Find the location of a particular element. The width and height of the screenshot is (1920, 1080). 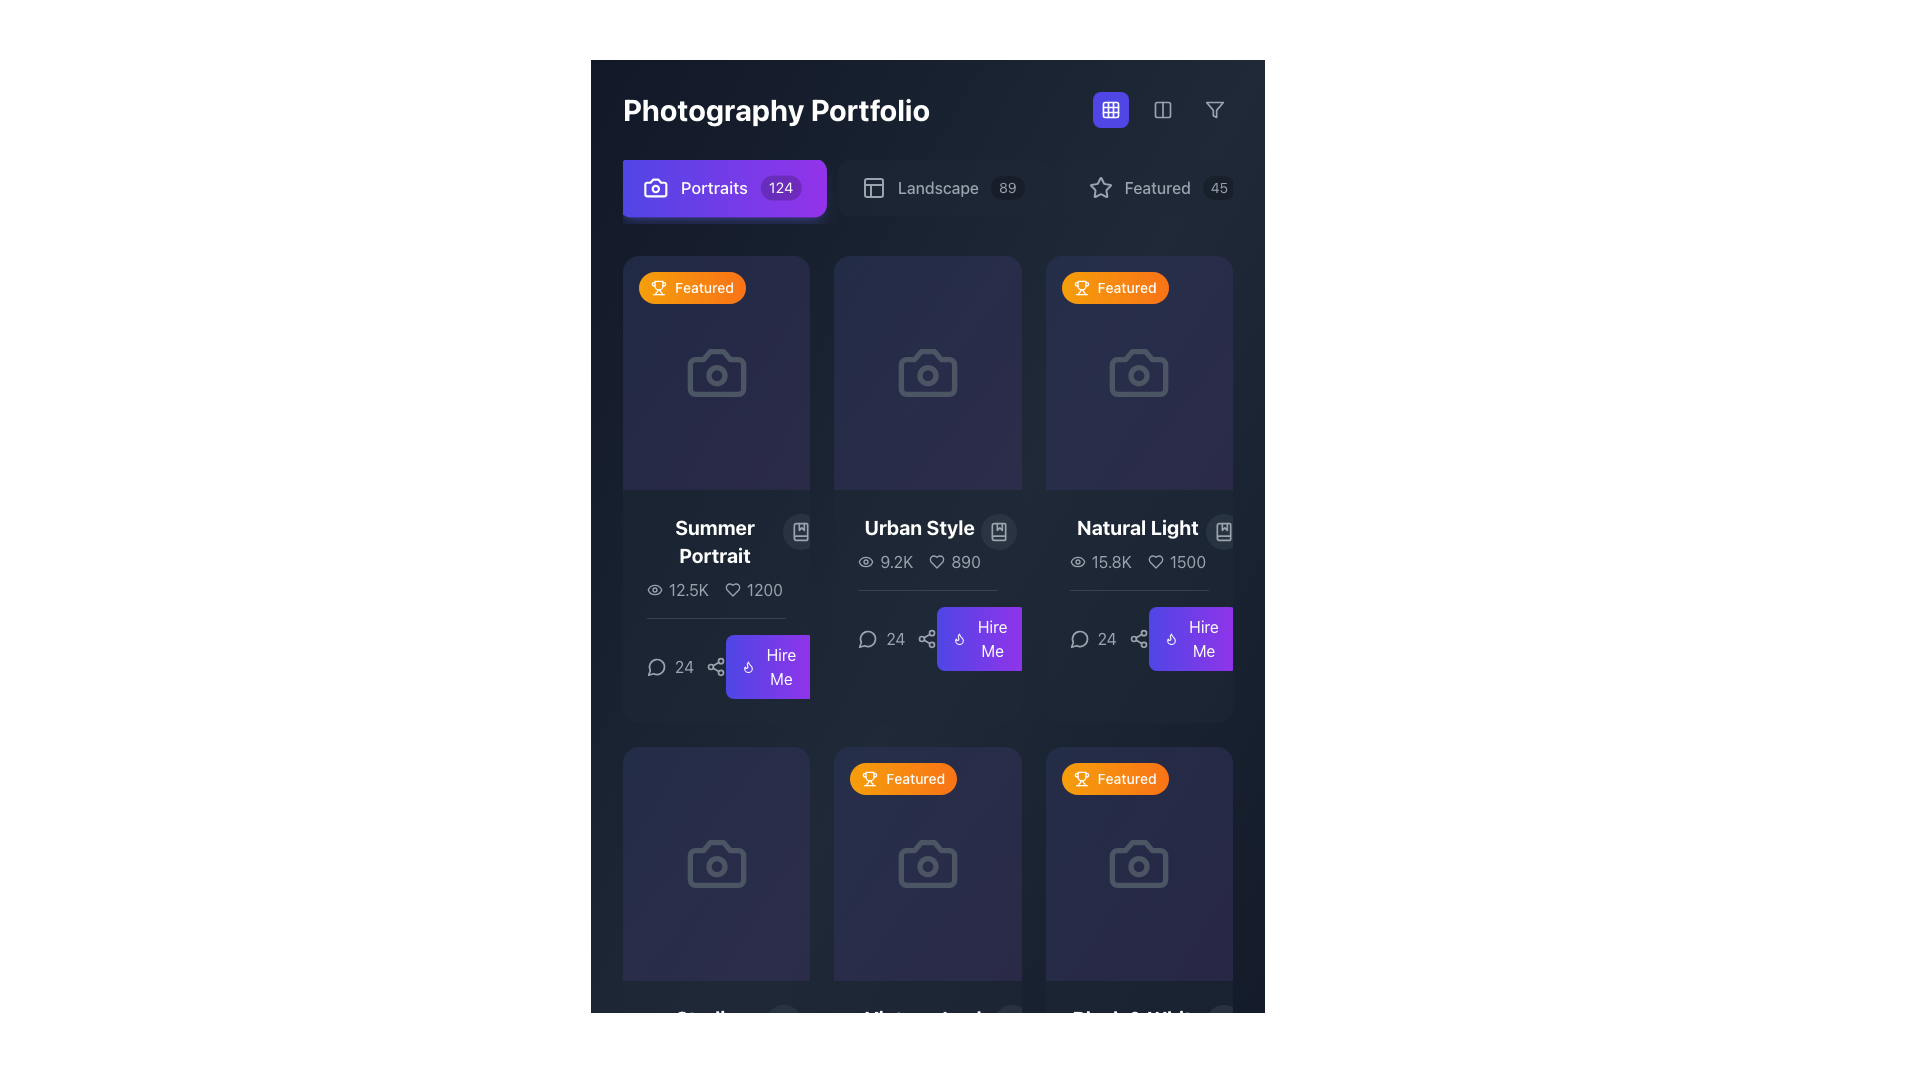

the middle button in the top-right corner of the interface is located at coordinates (1162, 110).